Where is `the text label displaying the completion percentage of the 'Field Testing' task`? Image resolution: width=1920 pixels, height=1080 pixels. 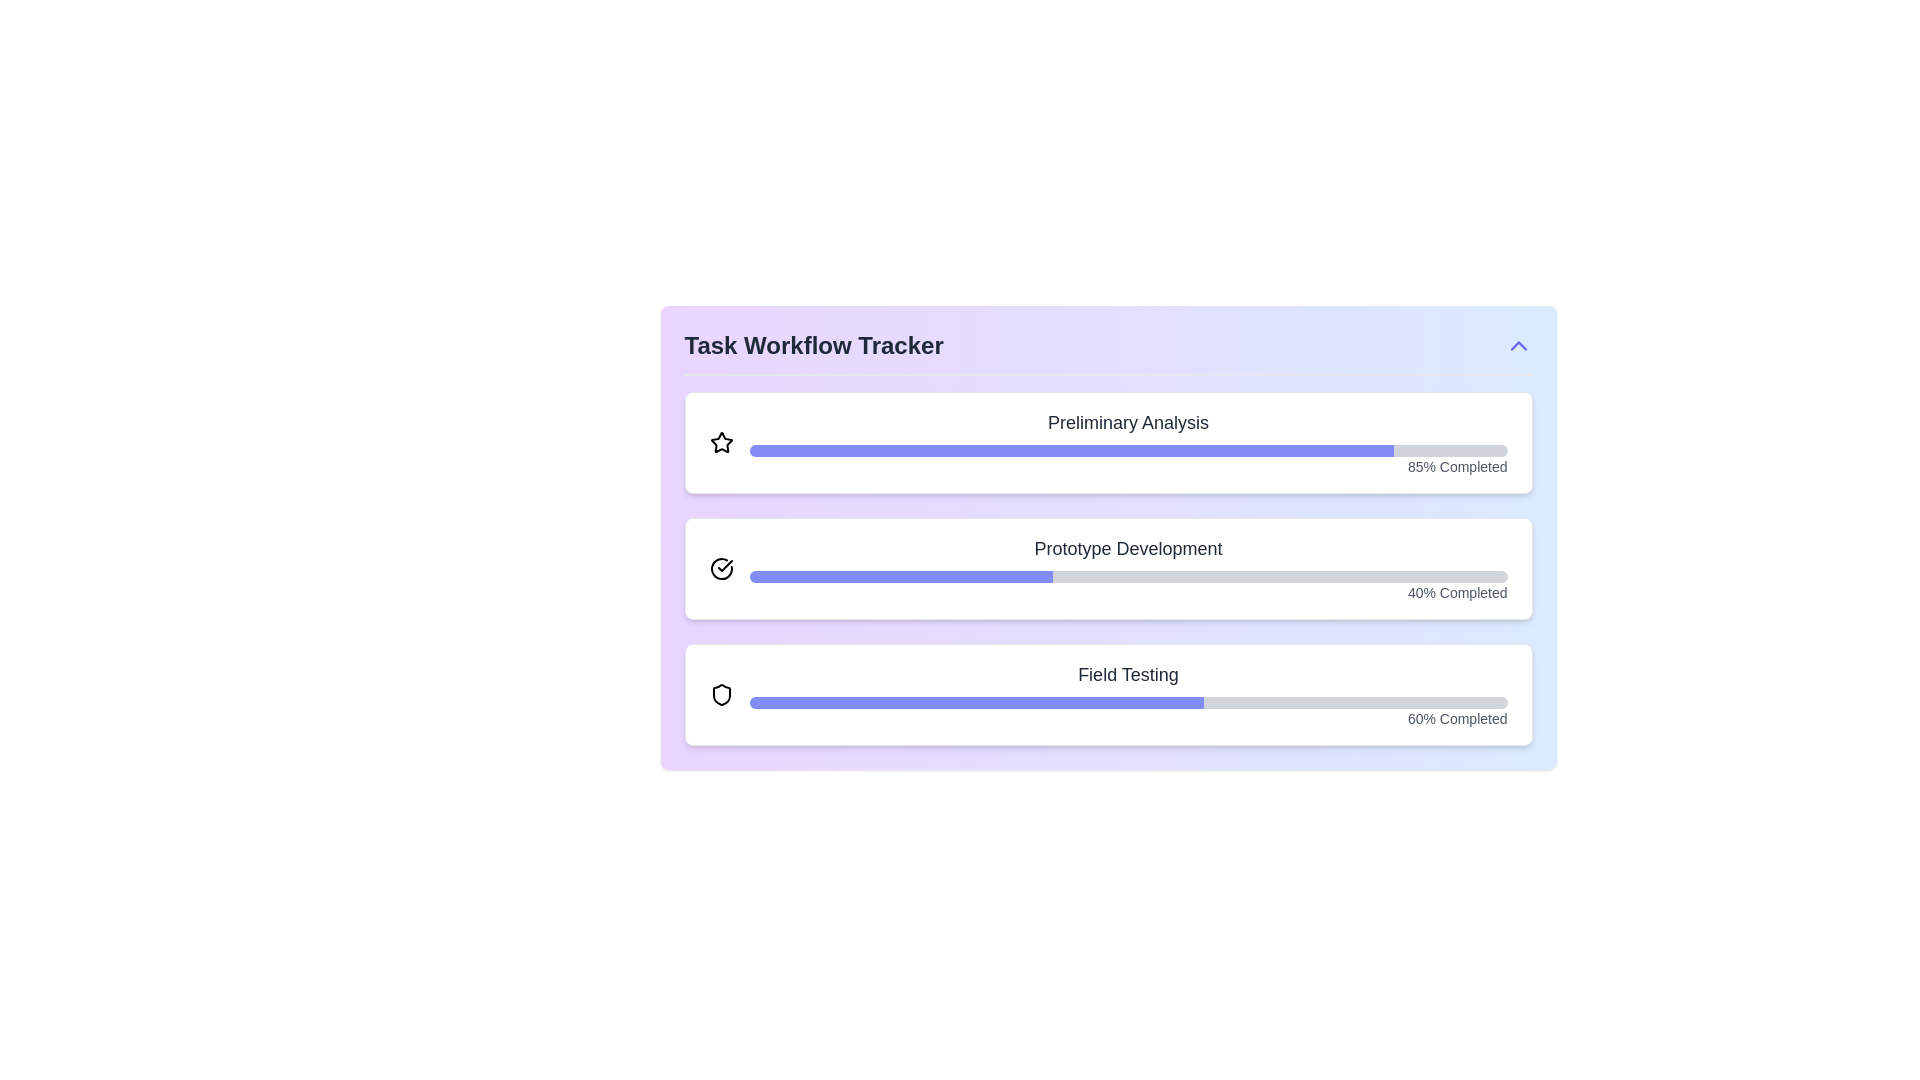 the text label displaying the completion percentage of the 'Field Testing' task is located at coordinates (1128, 717).